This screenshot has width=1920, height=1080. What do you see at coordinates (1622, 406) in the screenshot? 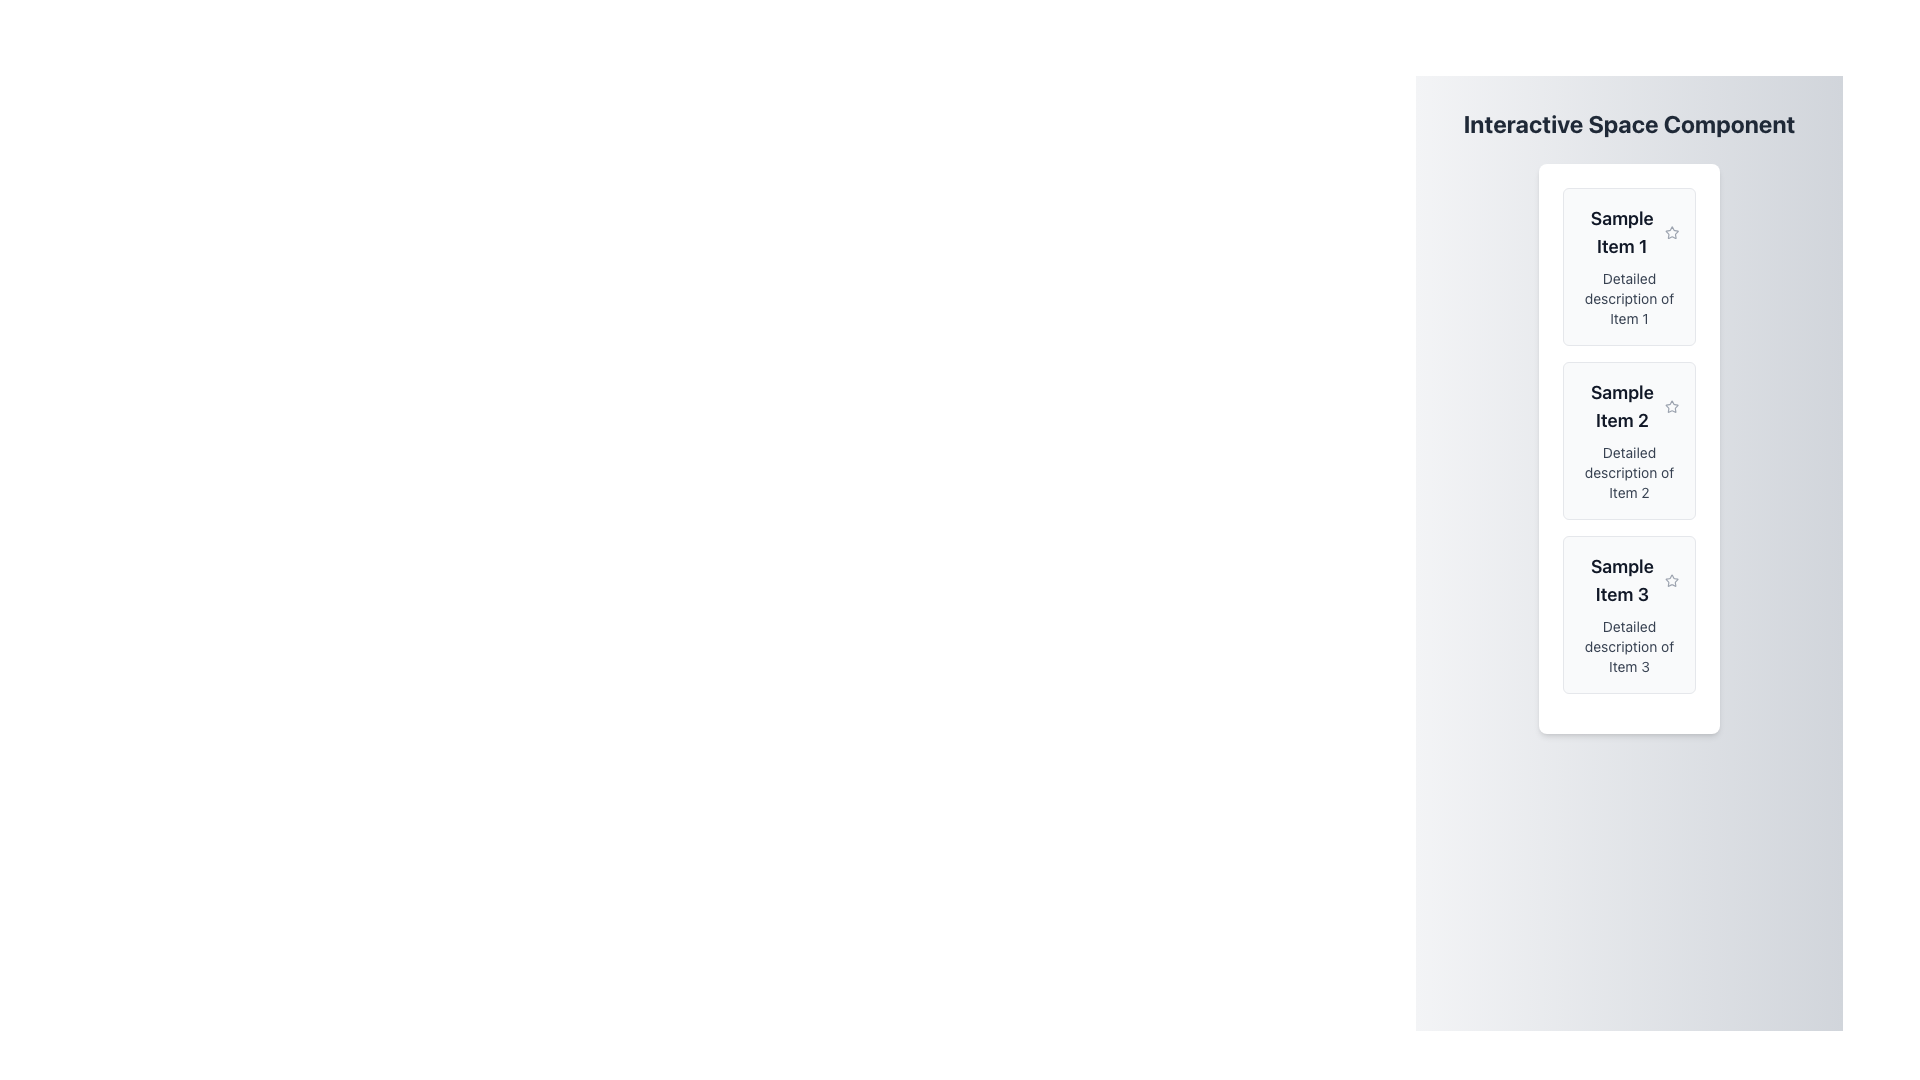
I see `the bold heading of the second card in the content section` at bounding box center [1622, 406].